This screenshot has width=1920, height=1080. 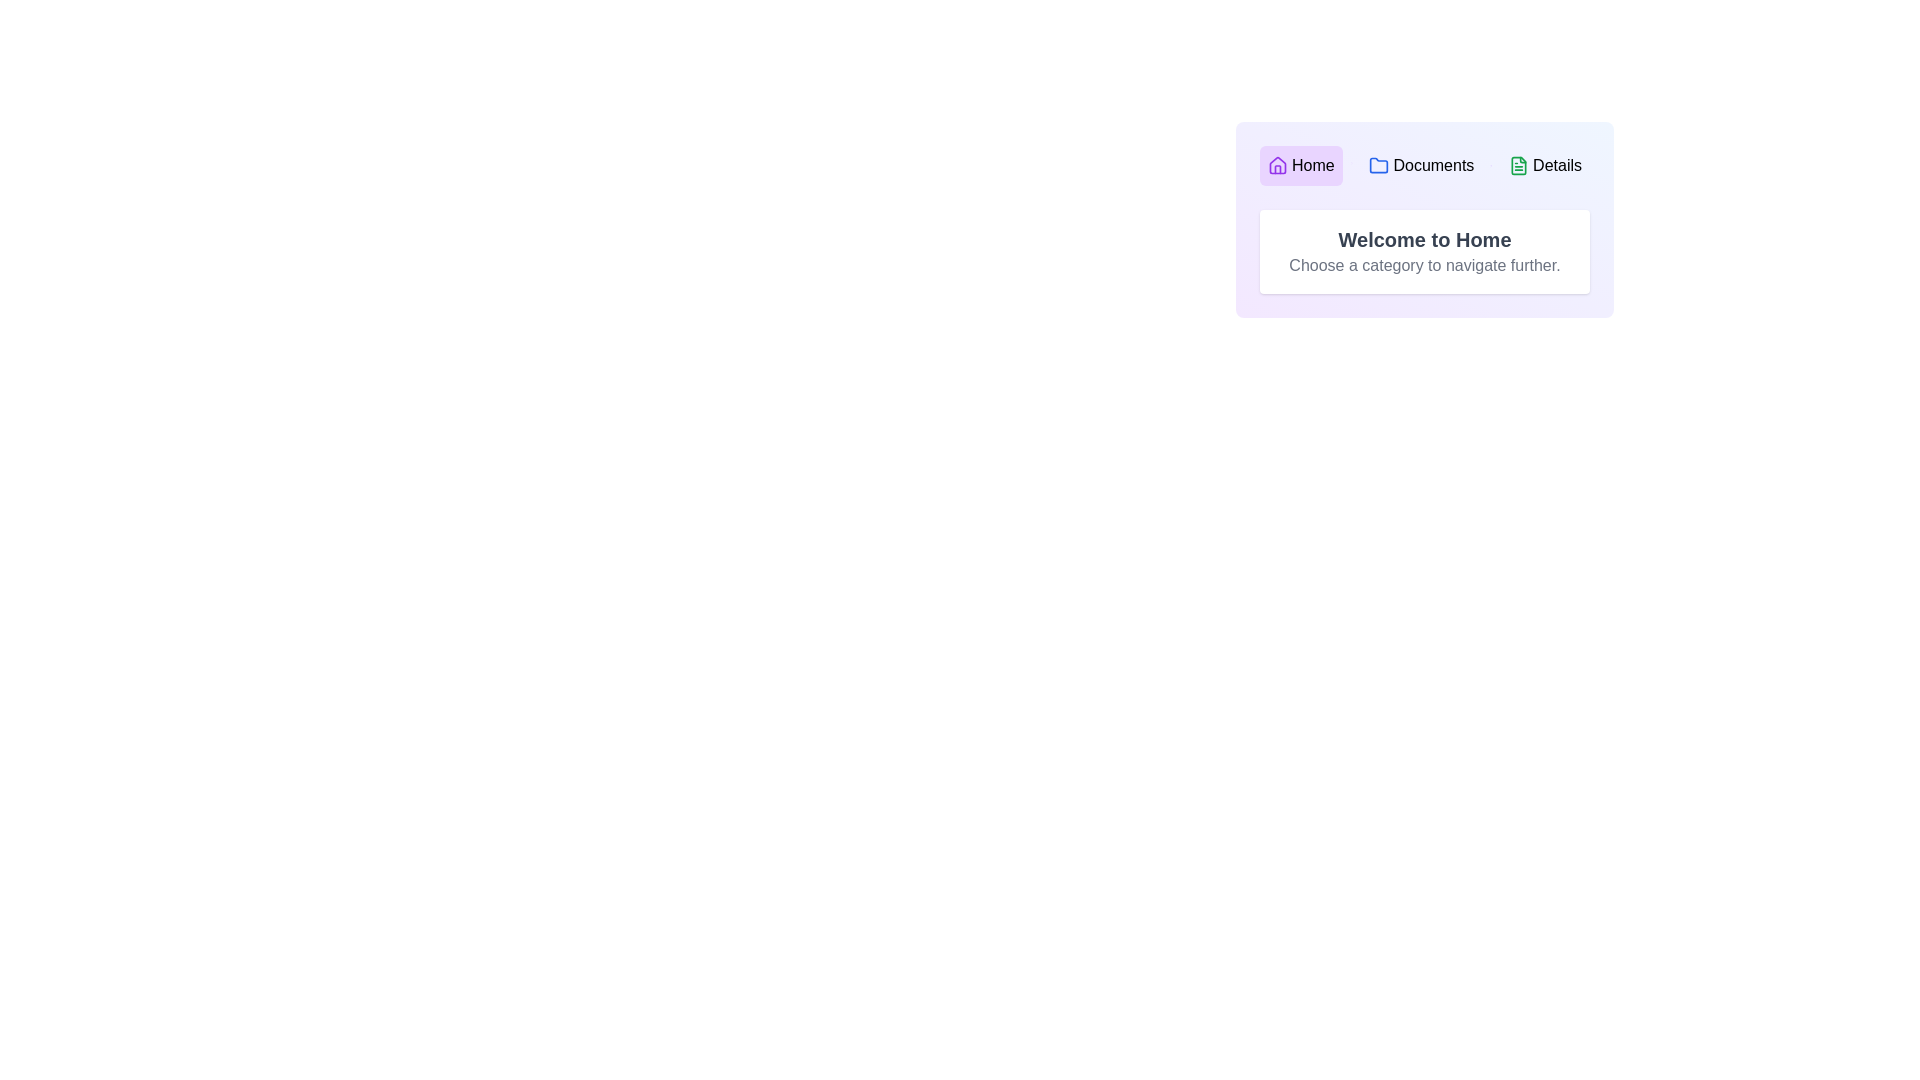 I want to click on the interactive text label with the text 'Documents' and the blue folder icon, so click(x=1420, y=164).